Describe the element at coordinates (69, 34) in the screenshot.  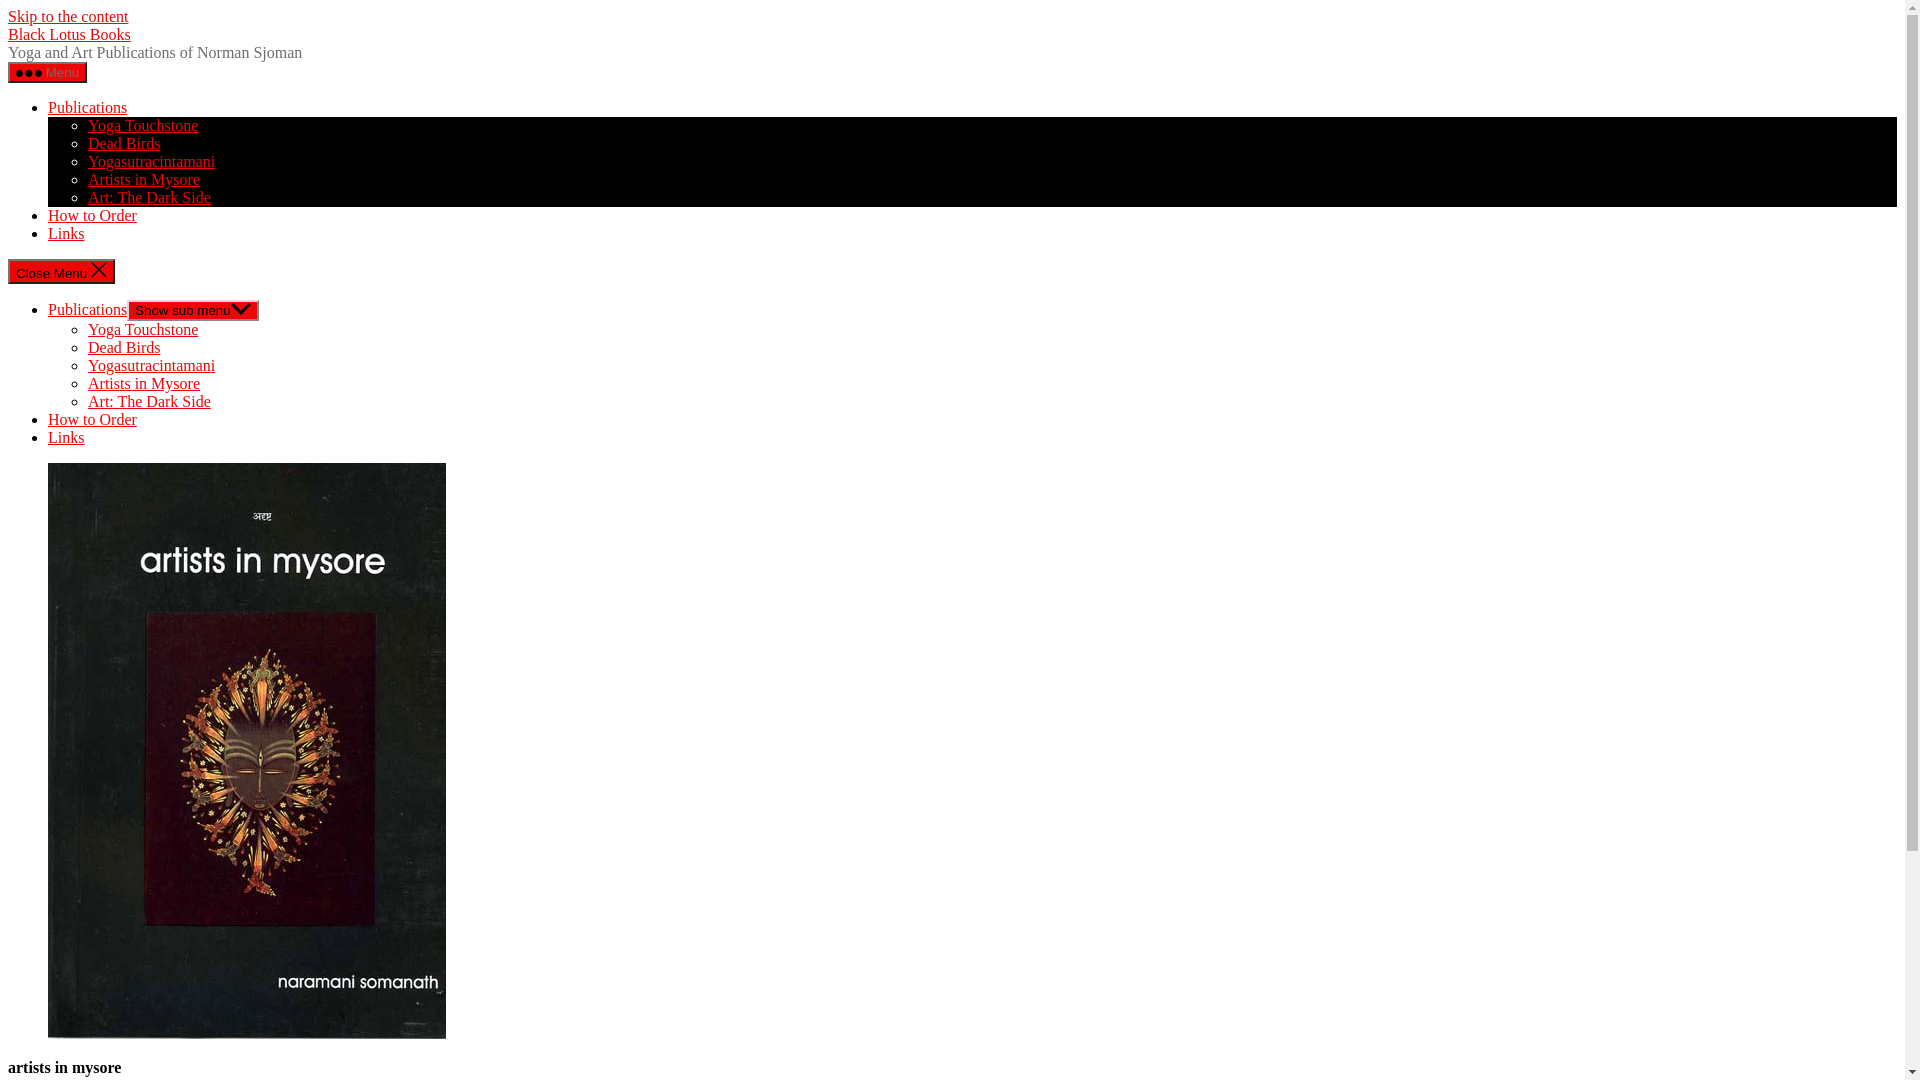
I see `'Black Lotus Books'` at that location.